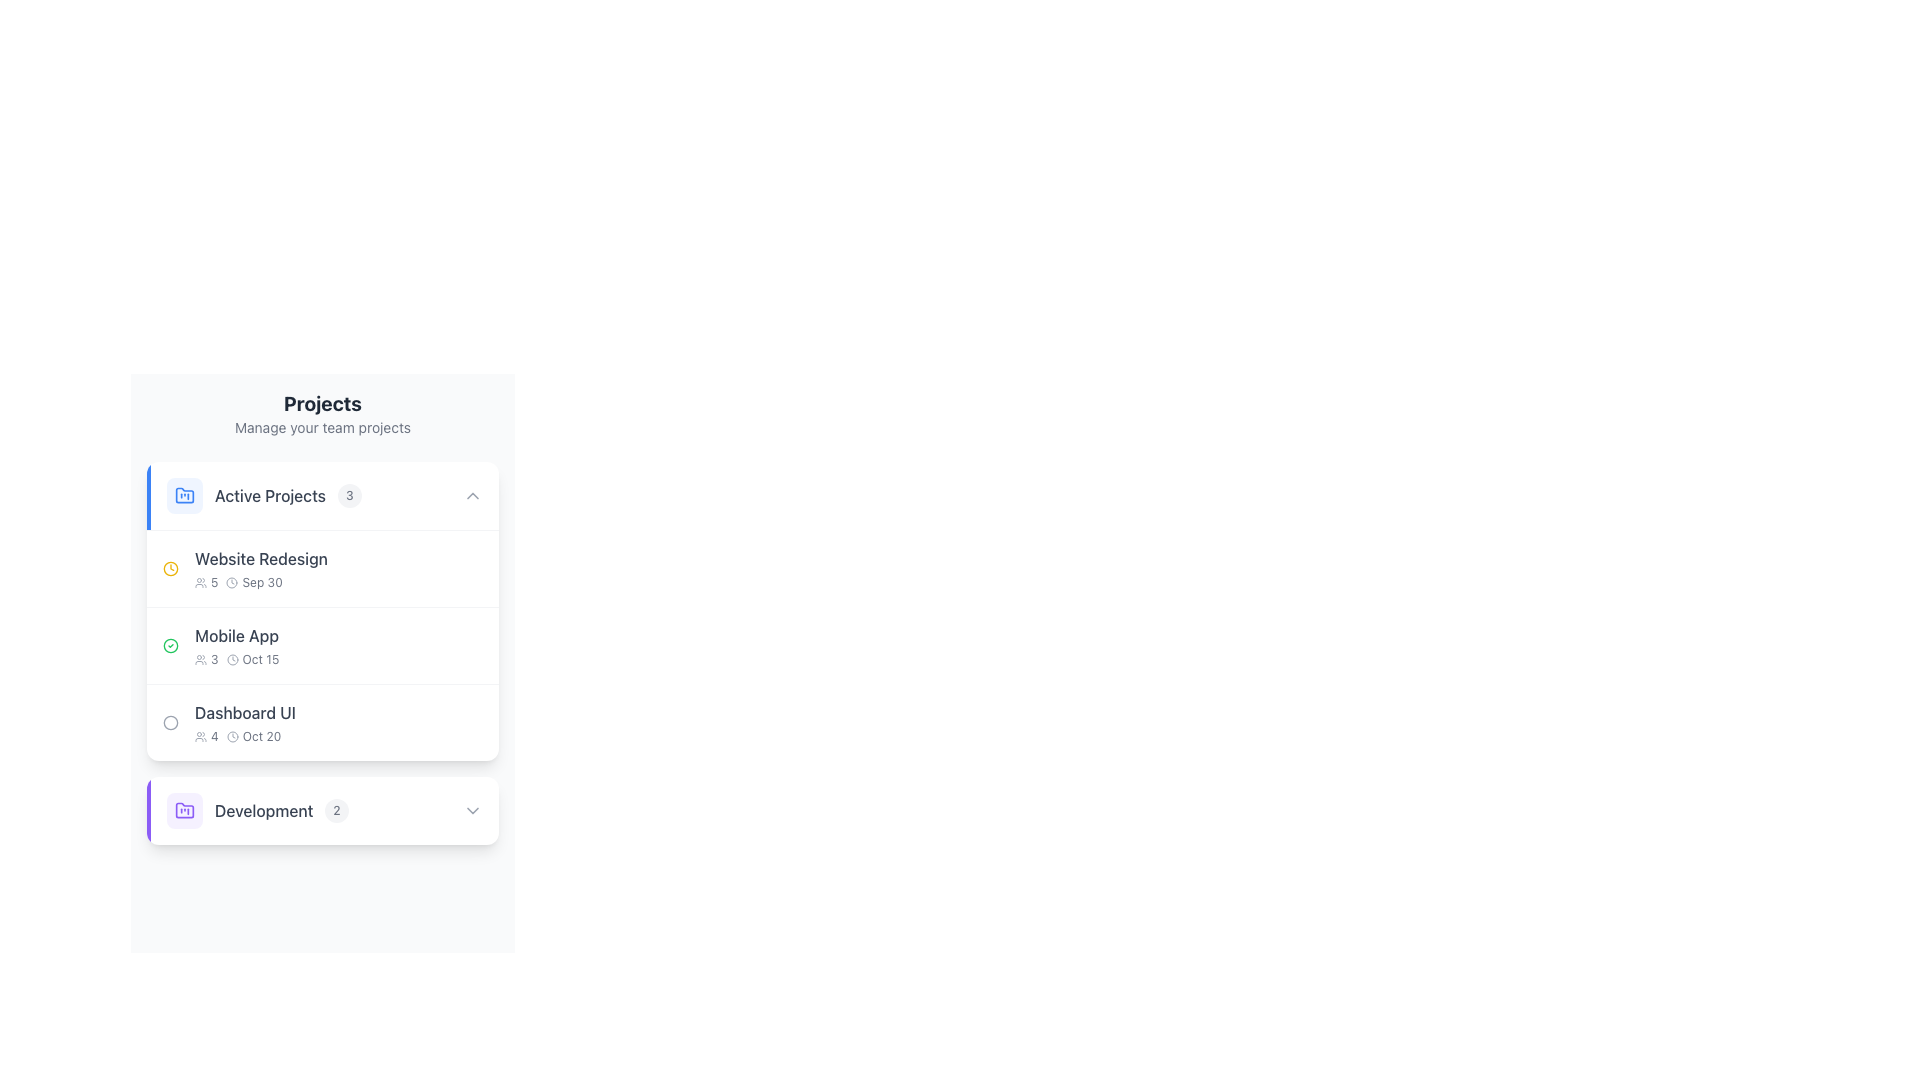  I want to click on the project titled 'Mobile App' which is the second item in the 'Active Projects' list, positioned between 'Website Redesign' and 'Dashboard UI', so click(322, 644).